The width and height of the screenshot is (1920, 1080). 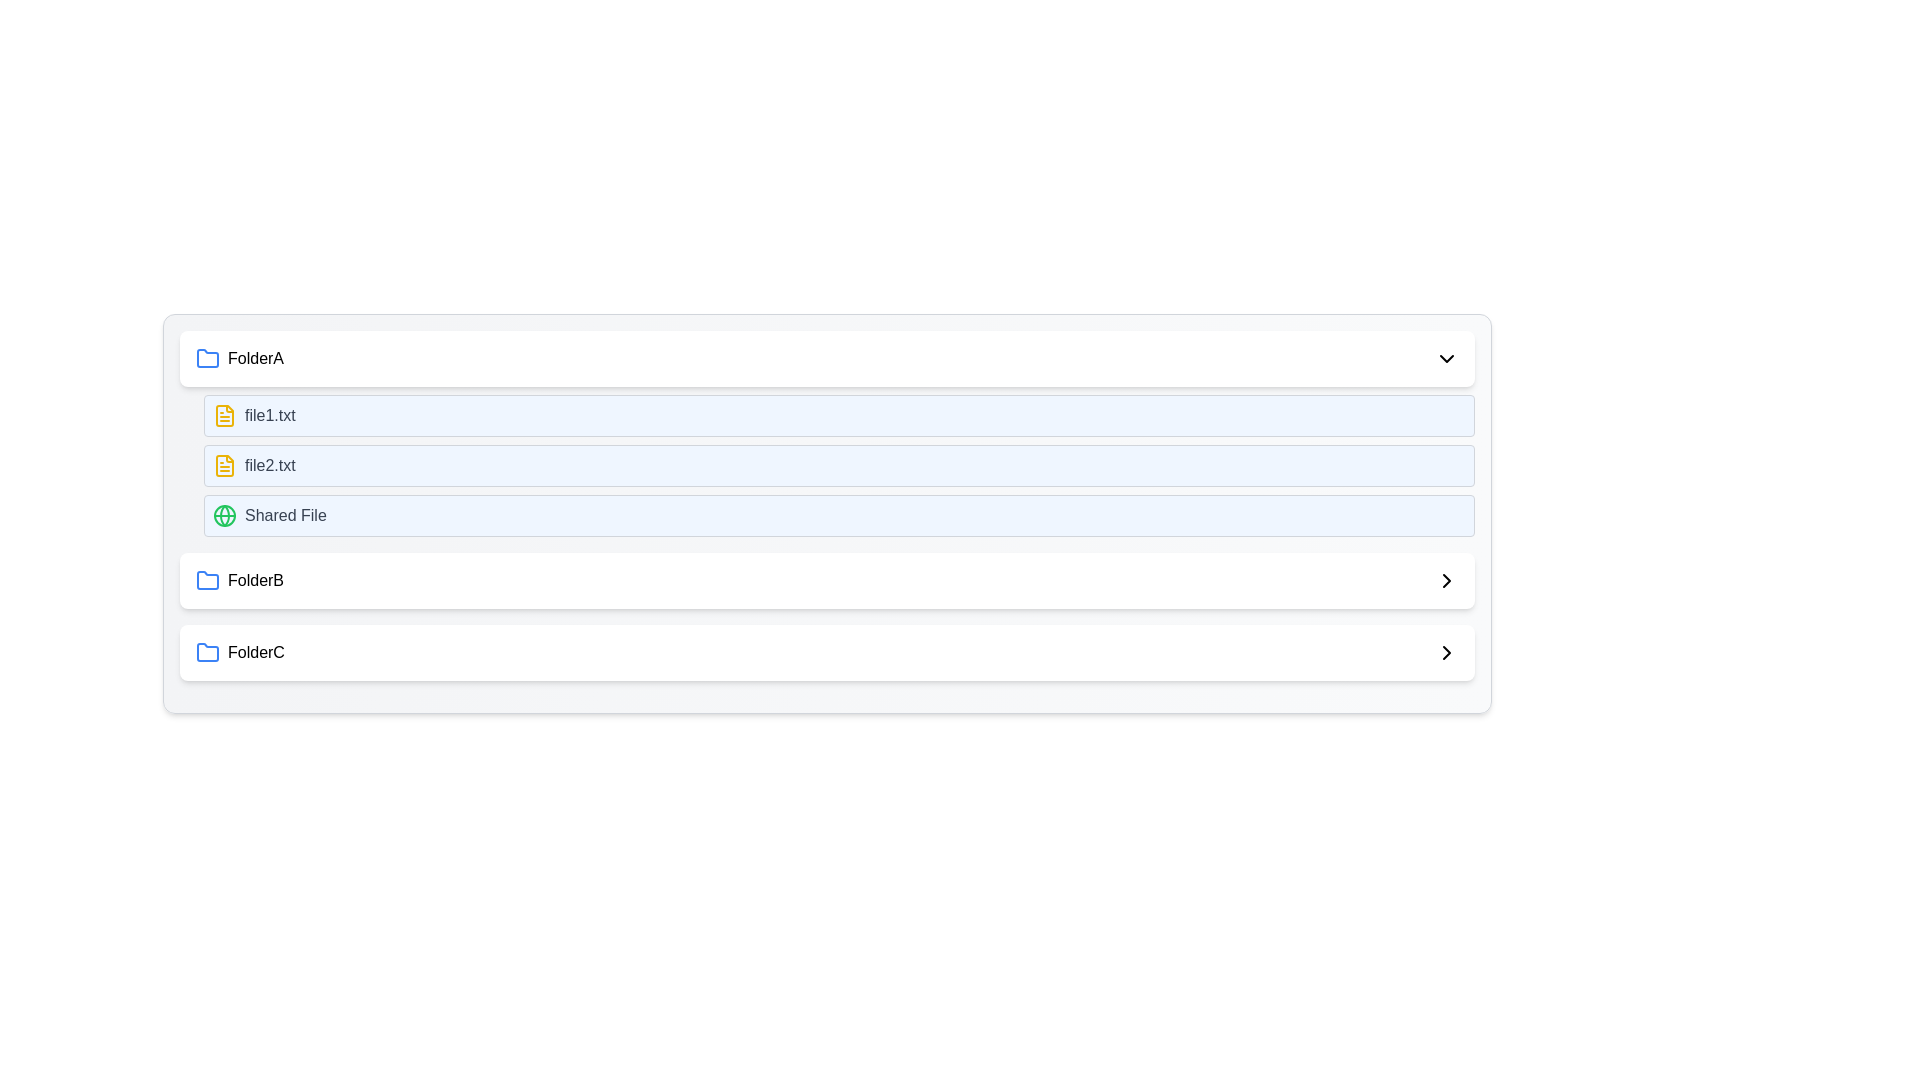 I want to click on the text label 'FolderB', so click(x=254, y=581).